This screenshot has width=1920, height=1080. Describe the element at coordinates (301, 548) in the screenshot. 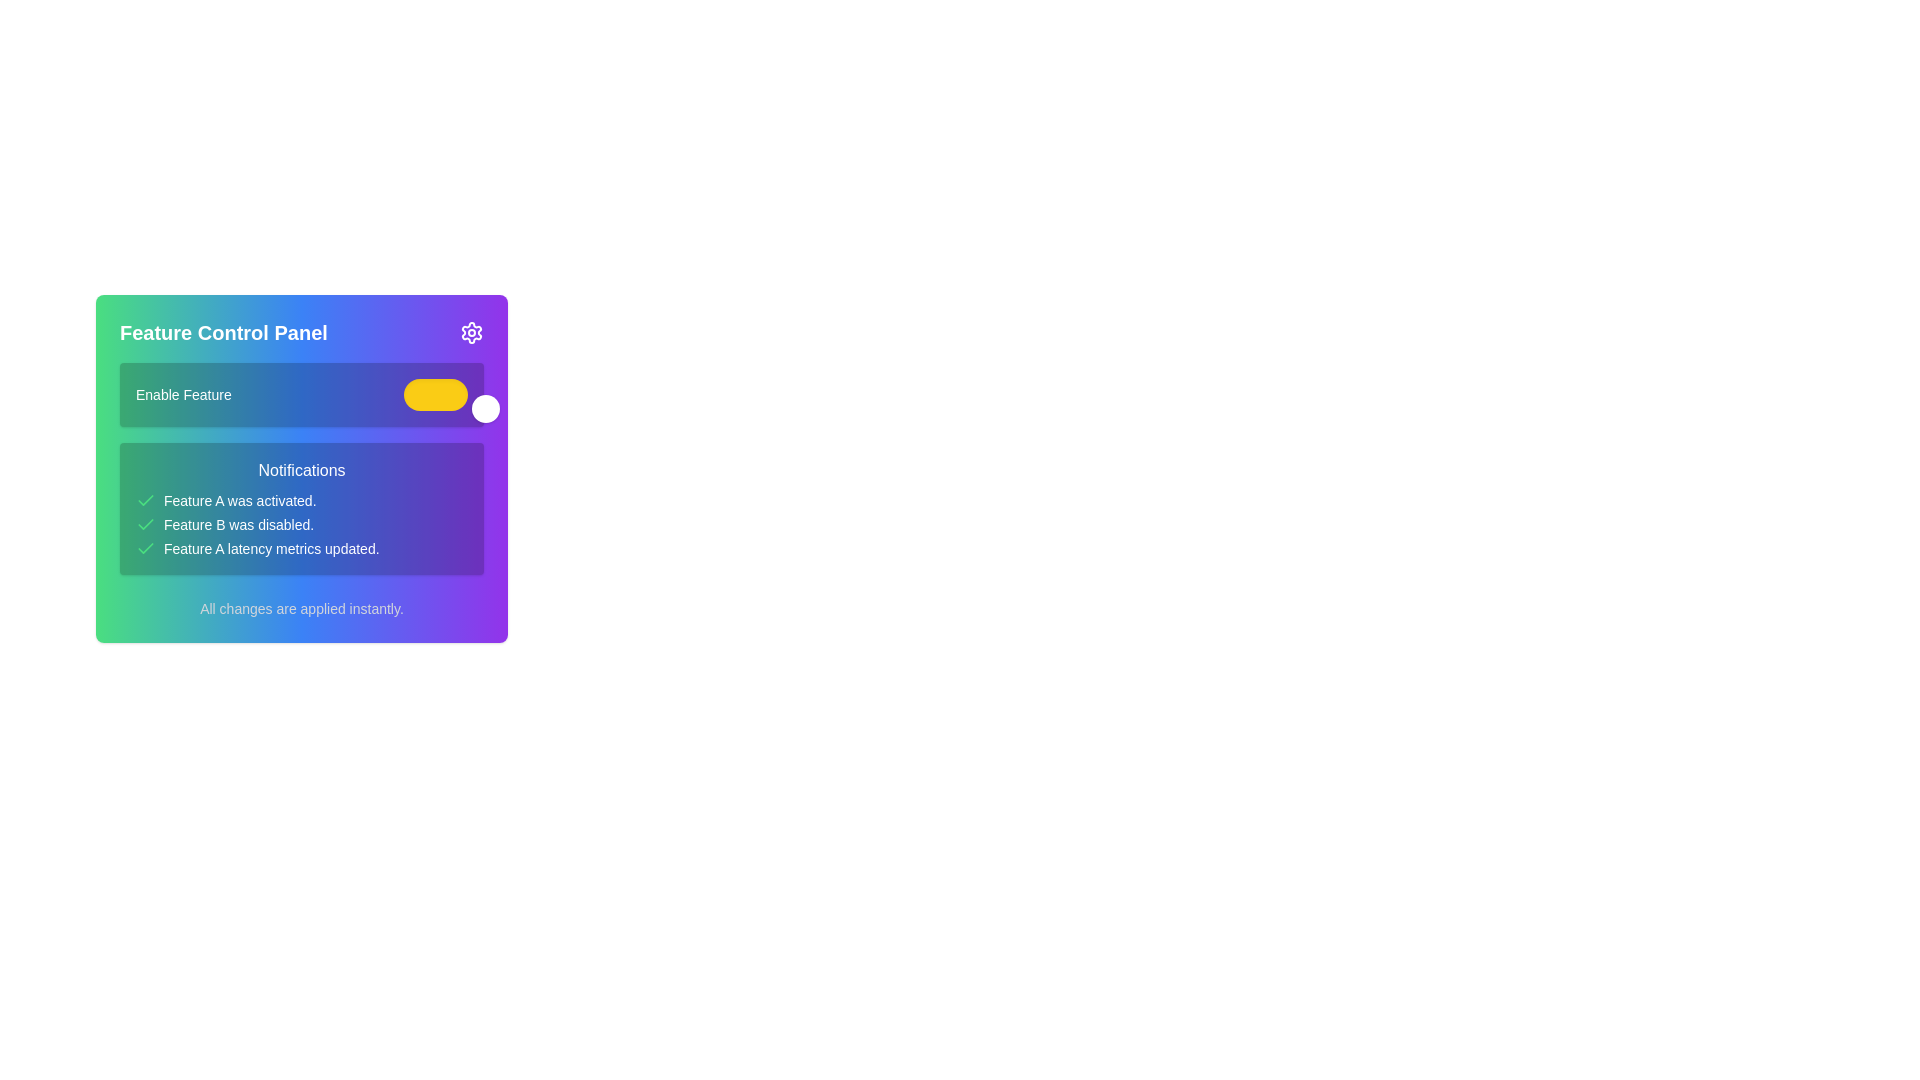

I see `the notification text element displaying 'Feature A latency metrics updated.' which is preceded by a green checkmark icon` at that location.